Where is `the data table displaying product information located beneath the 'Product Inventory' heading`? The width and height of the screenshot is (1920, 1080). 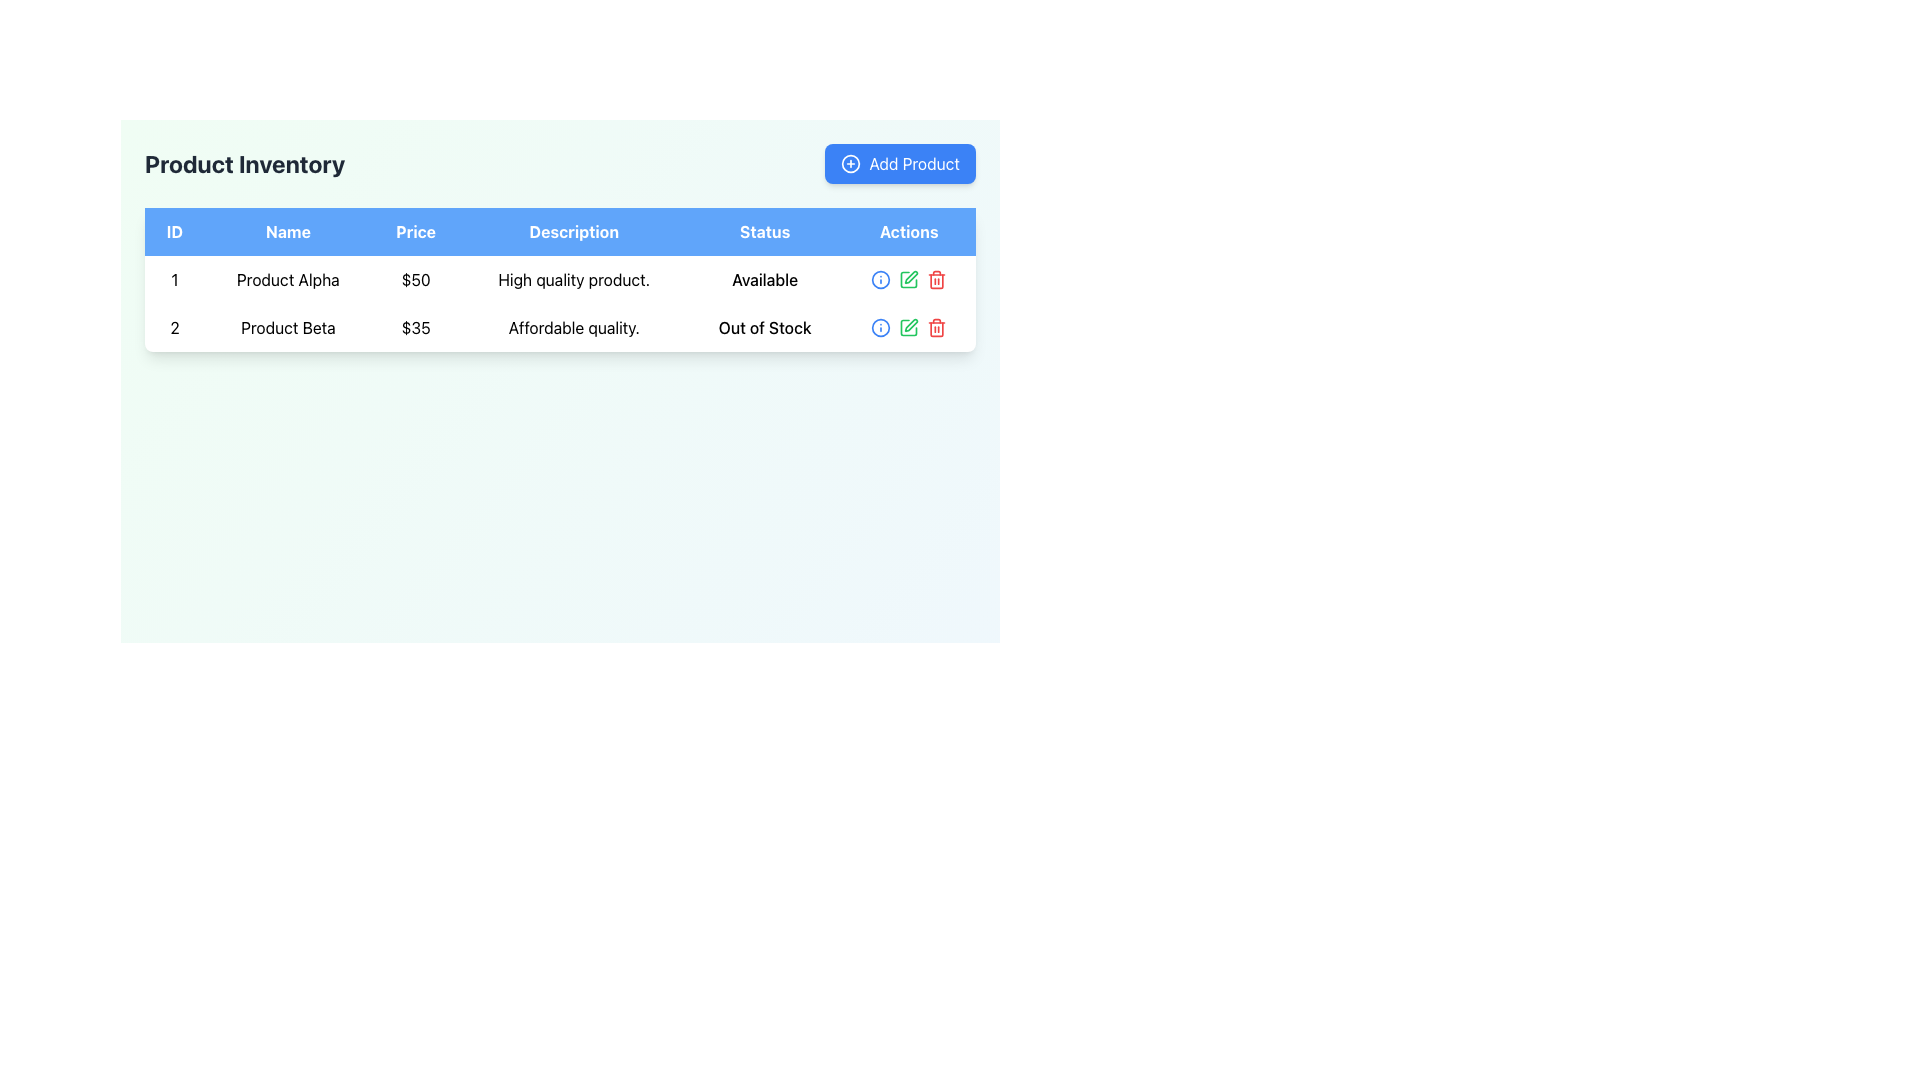
the data table displaying product information located beneath the 'Product Inventory' heading is located at coordinates (560, 280).